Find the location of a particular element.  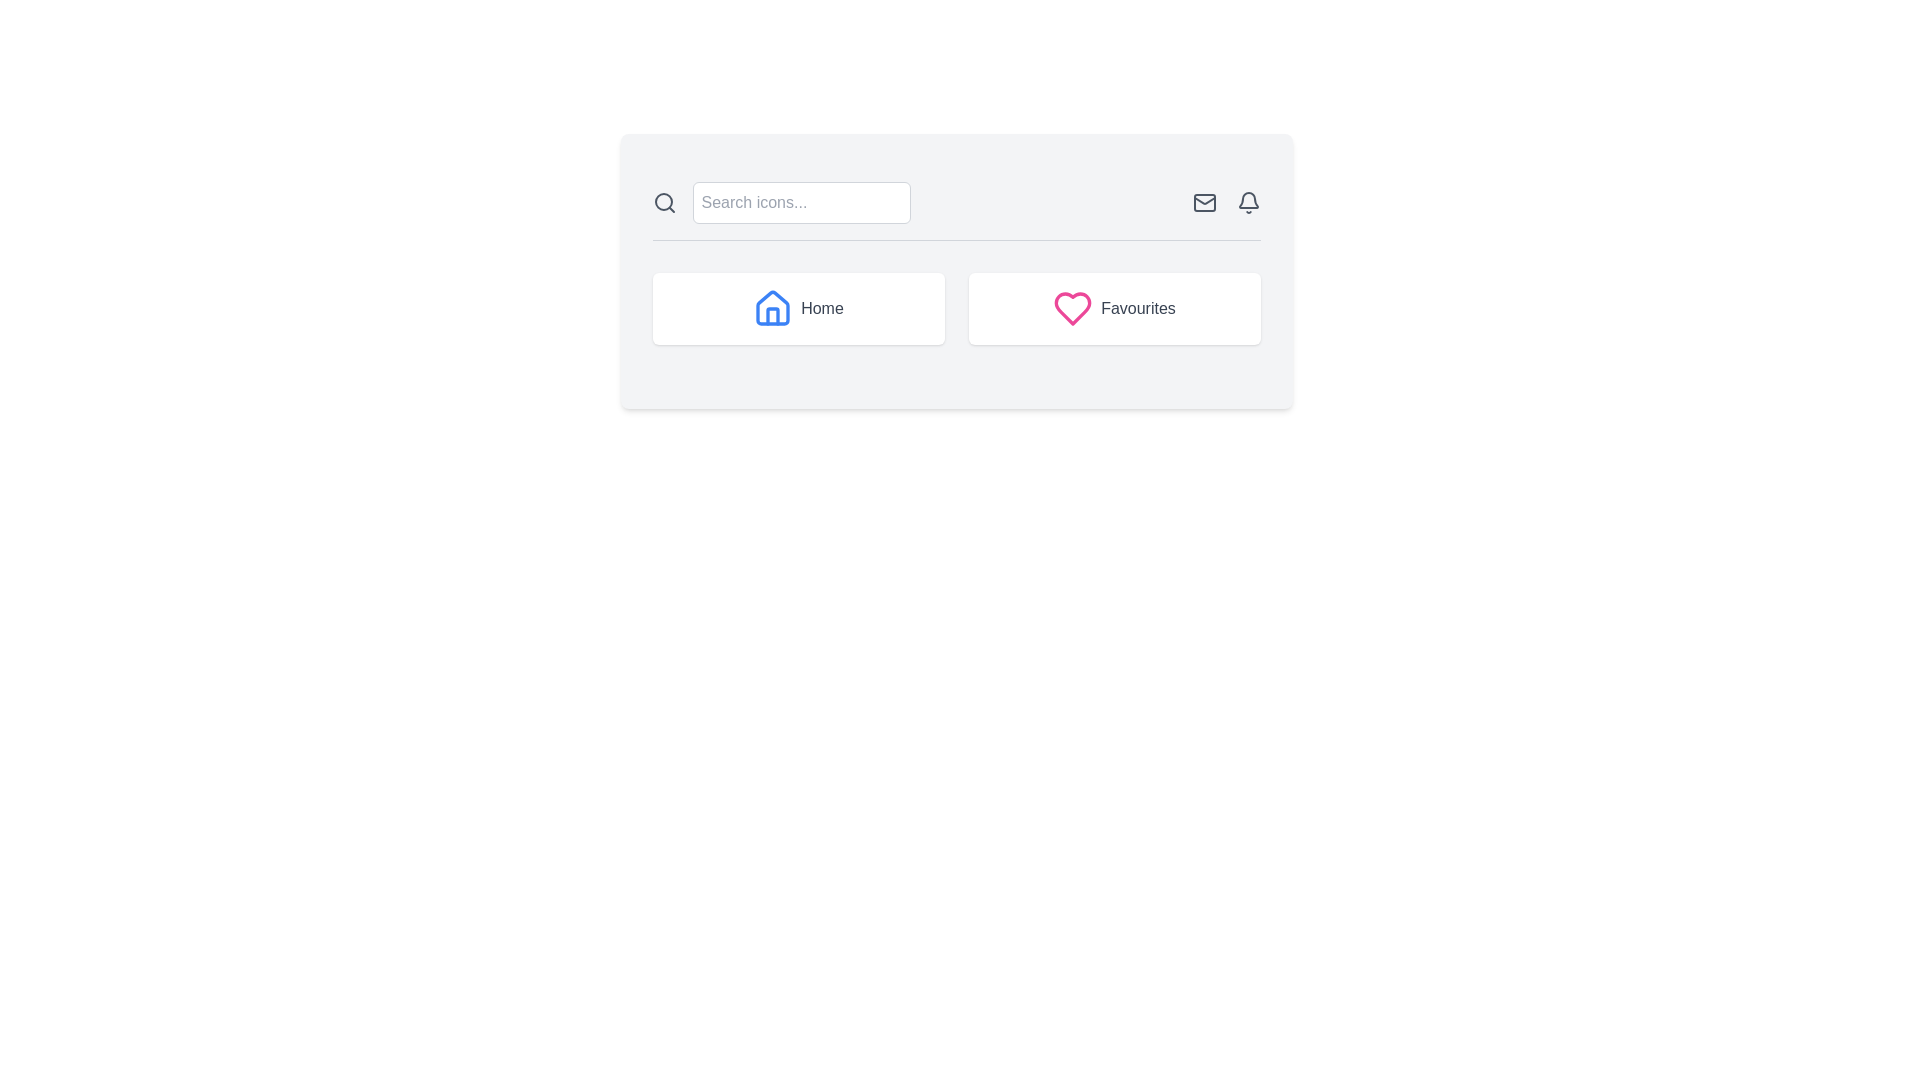

the primary rectangle portion of the envelope icon located in the top-right section of the horizontal toolbar, to the right of the search bar and to the left of the bell notification icon is located at coordinates (1203, 203).